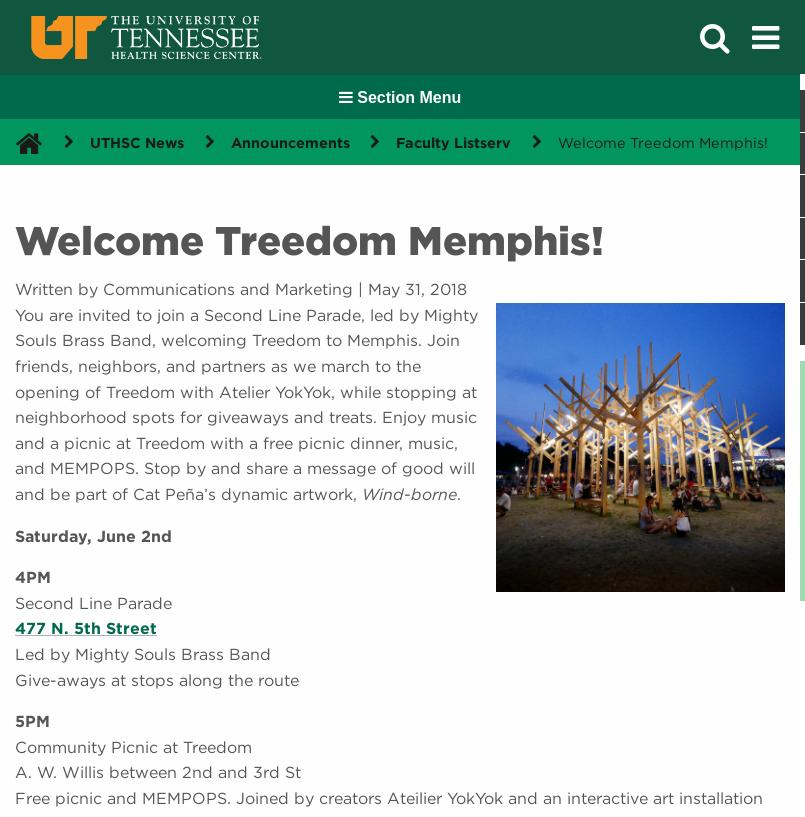 Image resolution: width=805 pixels, height=817 pixels. Describe the element at coordinates (395, 141) in the screenshot. I see `'Faculty Listserv'` at that location.